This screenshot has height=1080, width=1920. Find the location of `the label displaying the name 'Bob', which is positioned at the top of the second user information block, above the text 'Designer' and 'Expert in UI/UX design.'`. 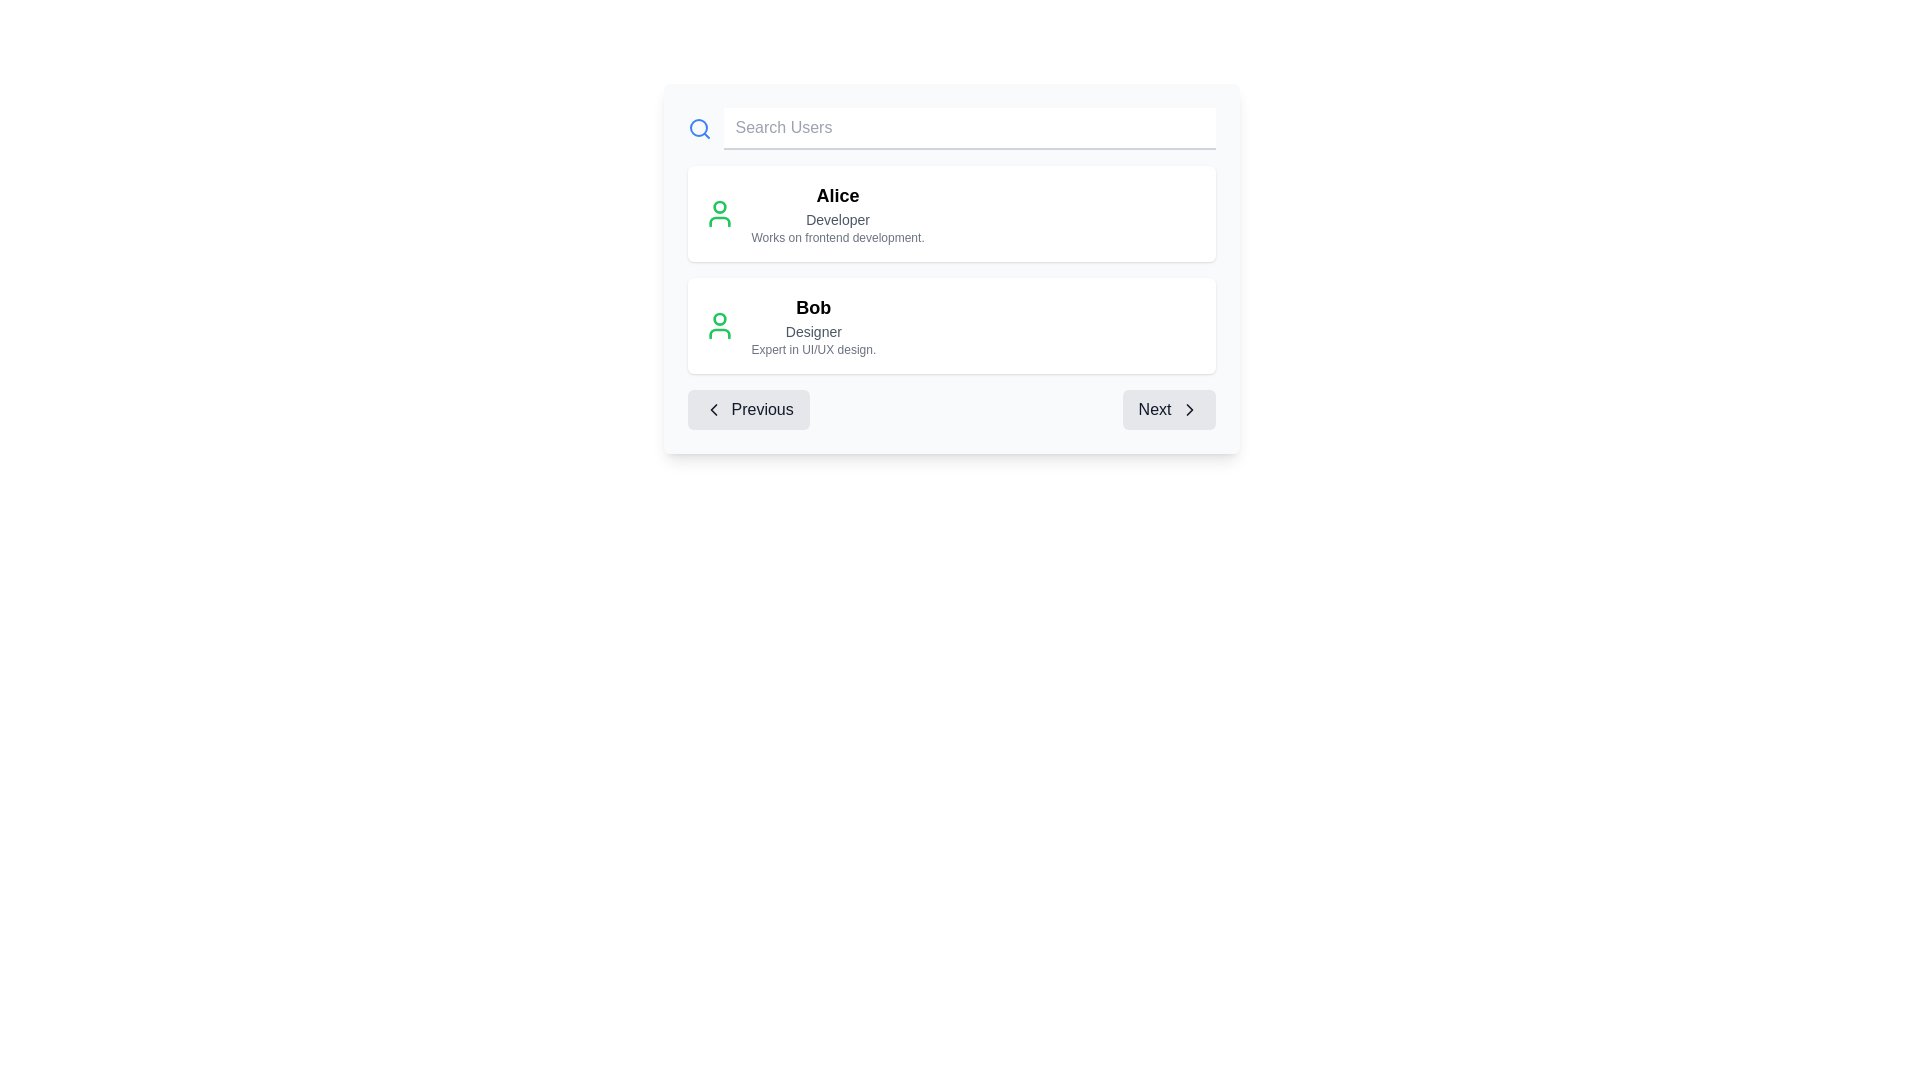

the label displaying the name 'Bob', which is positioned at the top of the second user information block, above the text 'Designer' and 'Expert in UI/UX design.' is located at coordinates (813, 308).